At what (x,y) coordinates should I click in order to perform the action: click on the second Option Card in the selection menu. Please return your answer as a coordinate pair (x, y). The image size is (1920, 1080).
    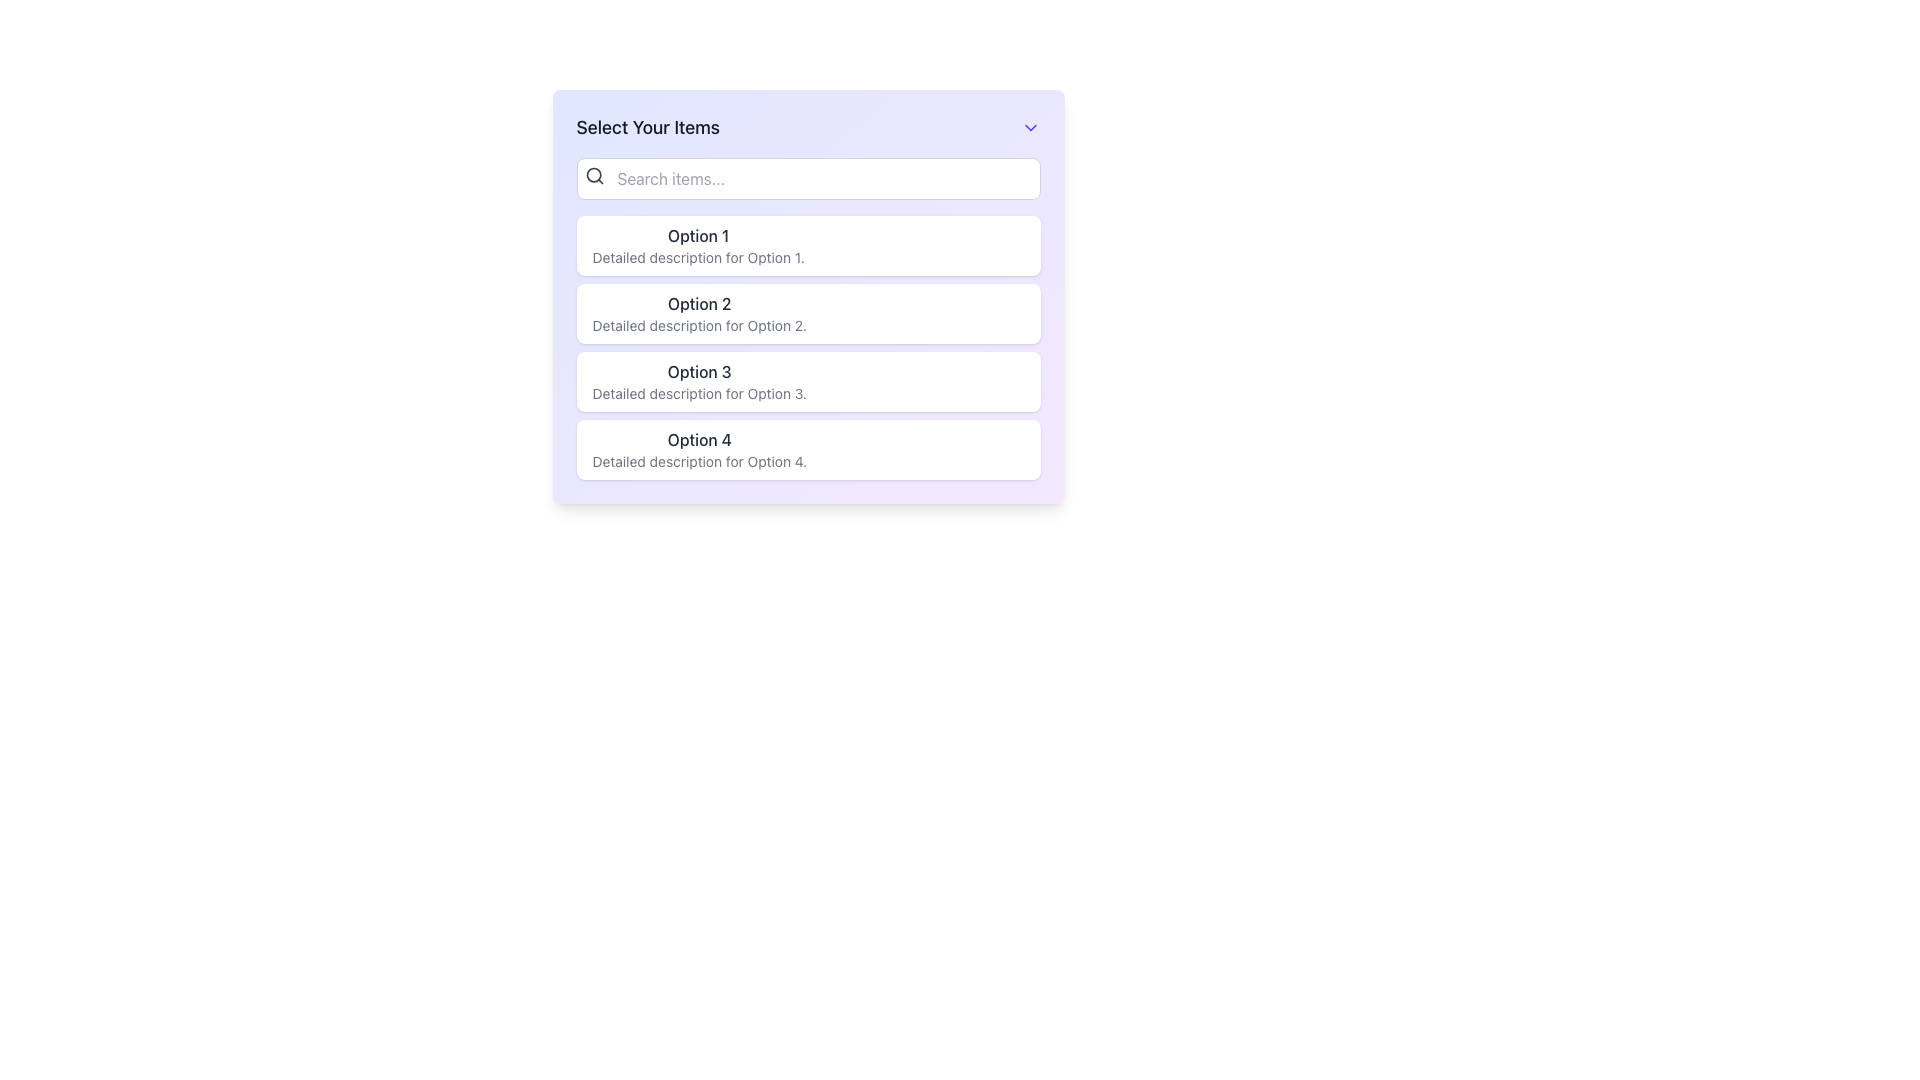
    Looking at the image, I should click on (808, 297).